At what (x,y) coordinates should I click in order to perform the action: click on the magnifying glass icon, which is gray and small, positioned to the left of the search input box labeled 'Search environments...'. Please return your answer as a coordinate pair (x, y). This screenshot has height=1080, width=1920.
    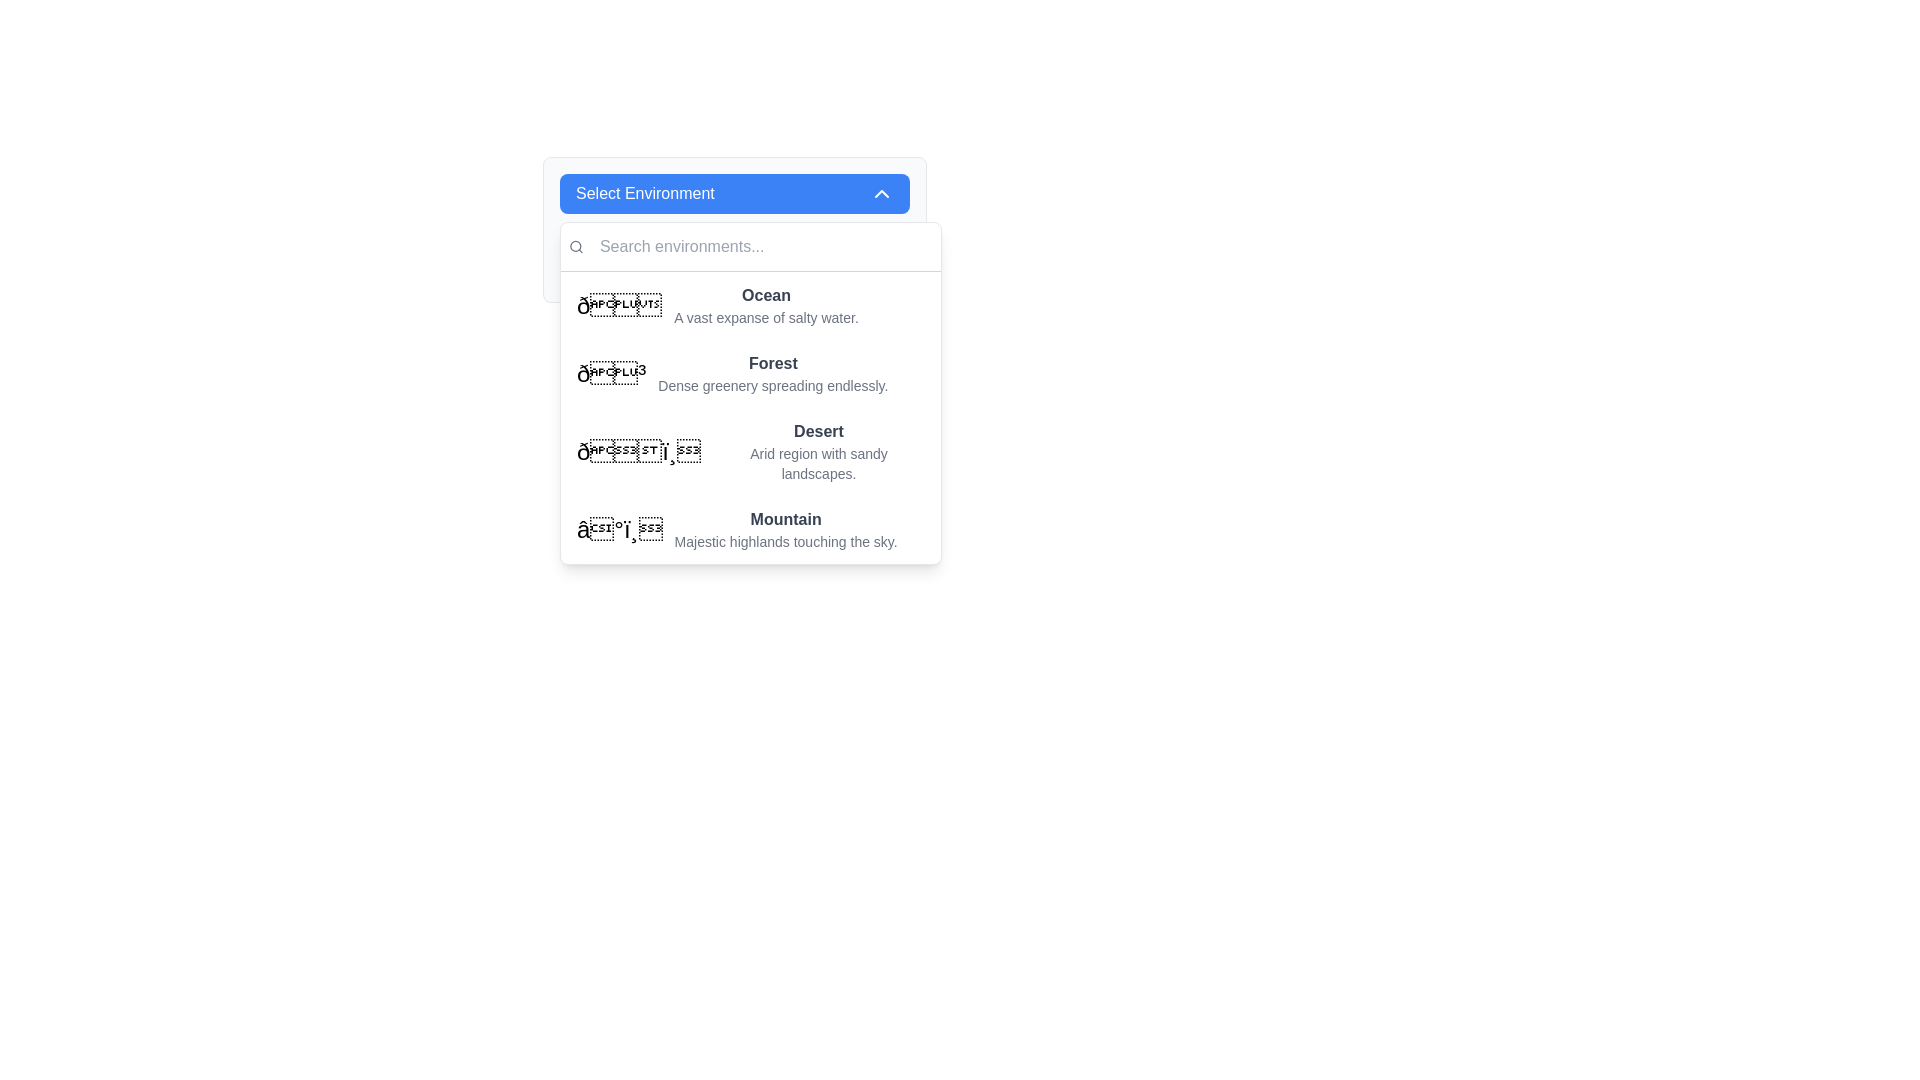
    Looking at the image, I should click on (575, 245).